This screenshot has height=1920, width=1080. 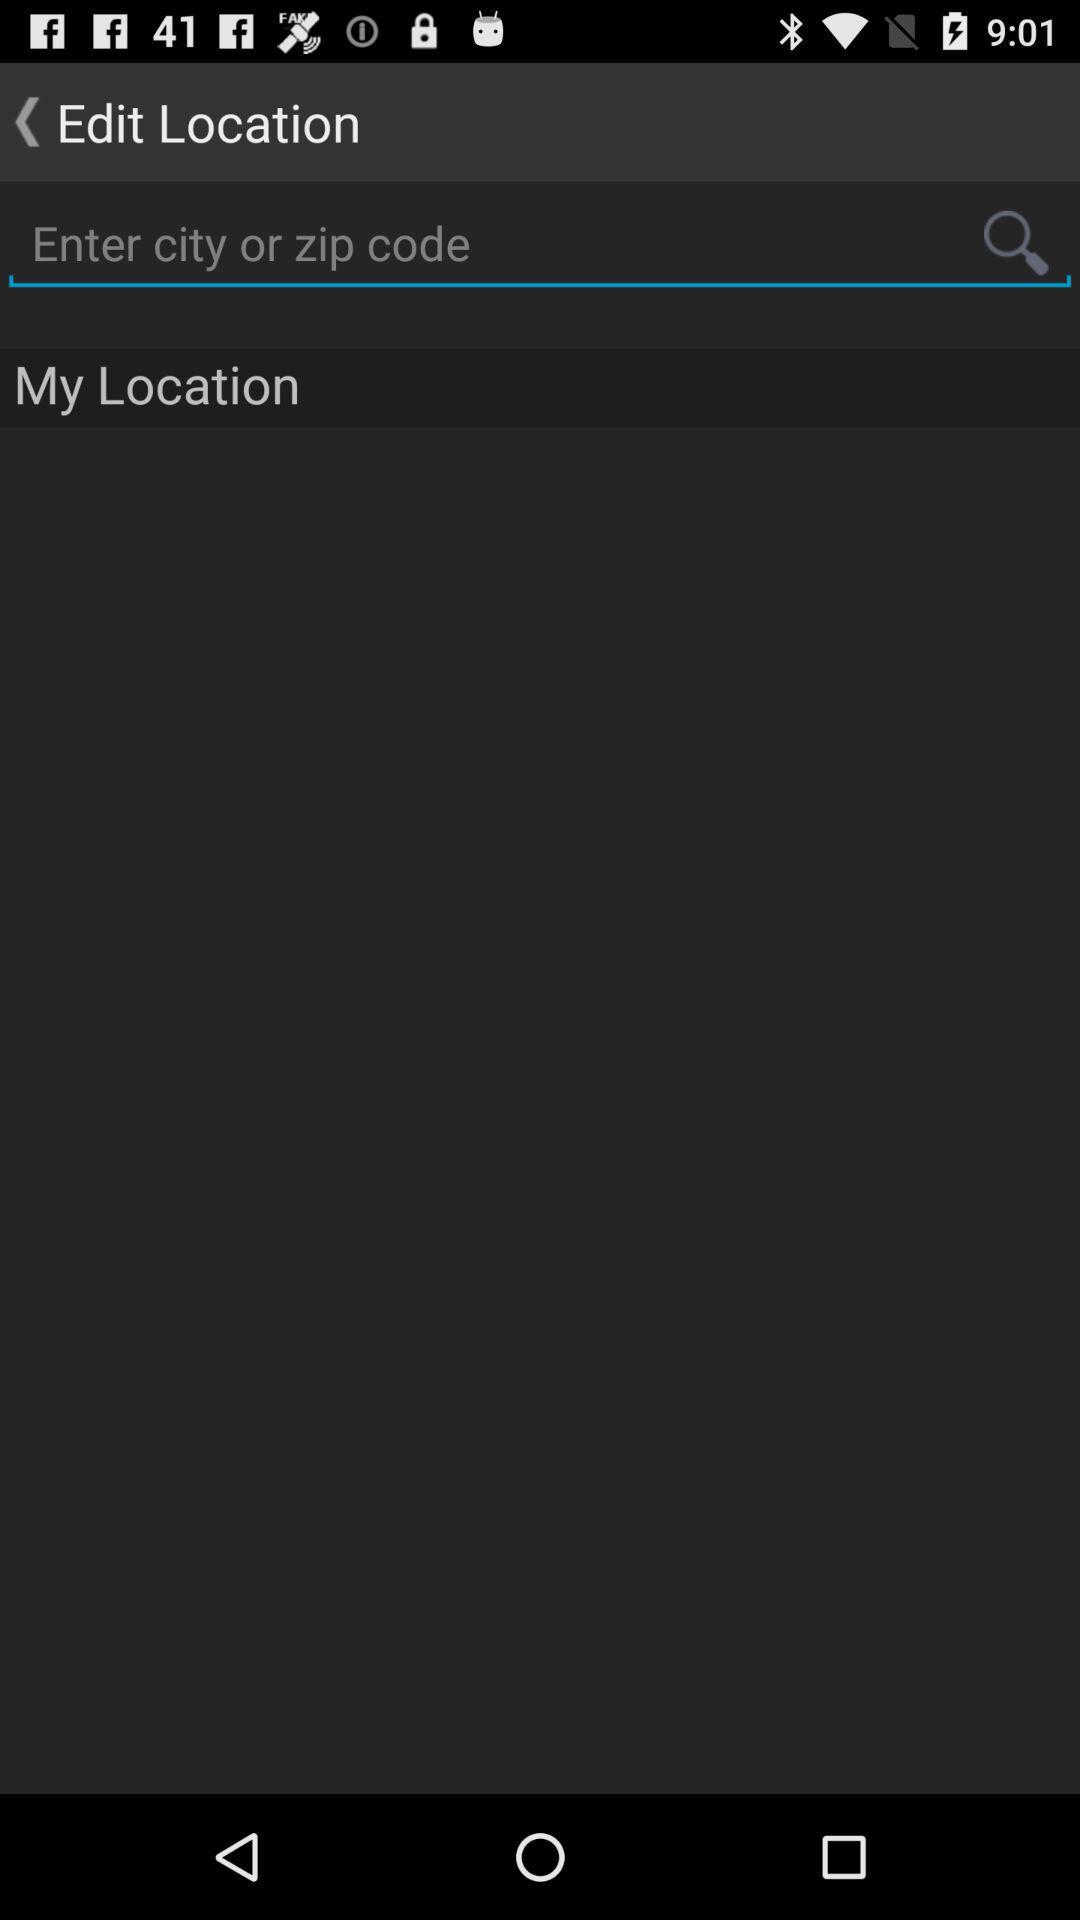 What do you see at coordinates (540, 243) in the screenshot?
I see `location box` at bounding box center [540, 243].